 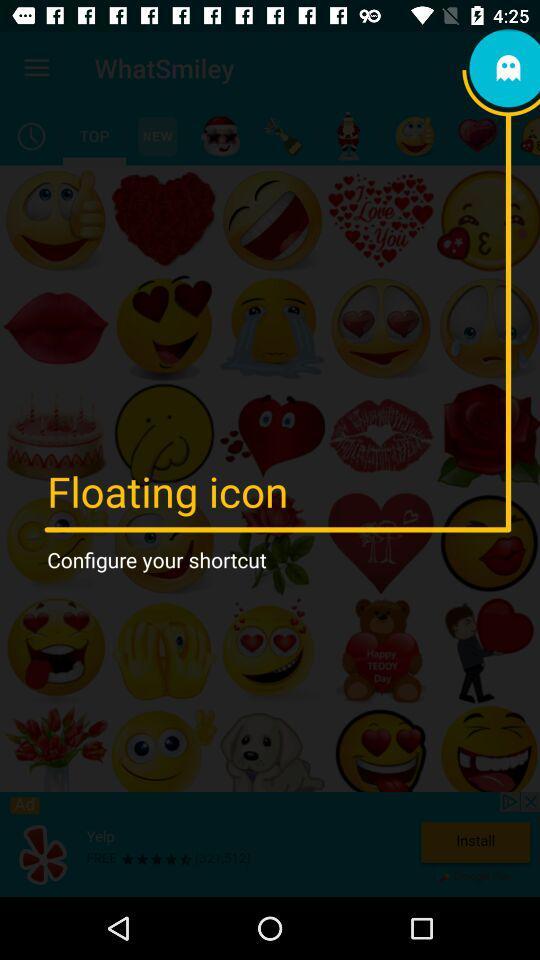 What do you see at coordinates (156, 135) in the screenshot?
I see `icon below whatsmiley item` at bounding box center [156, 135].